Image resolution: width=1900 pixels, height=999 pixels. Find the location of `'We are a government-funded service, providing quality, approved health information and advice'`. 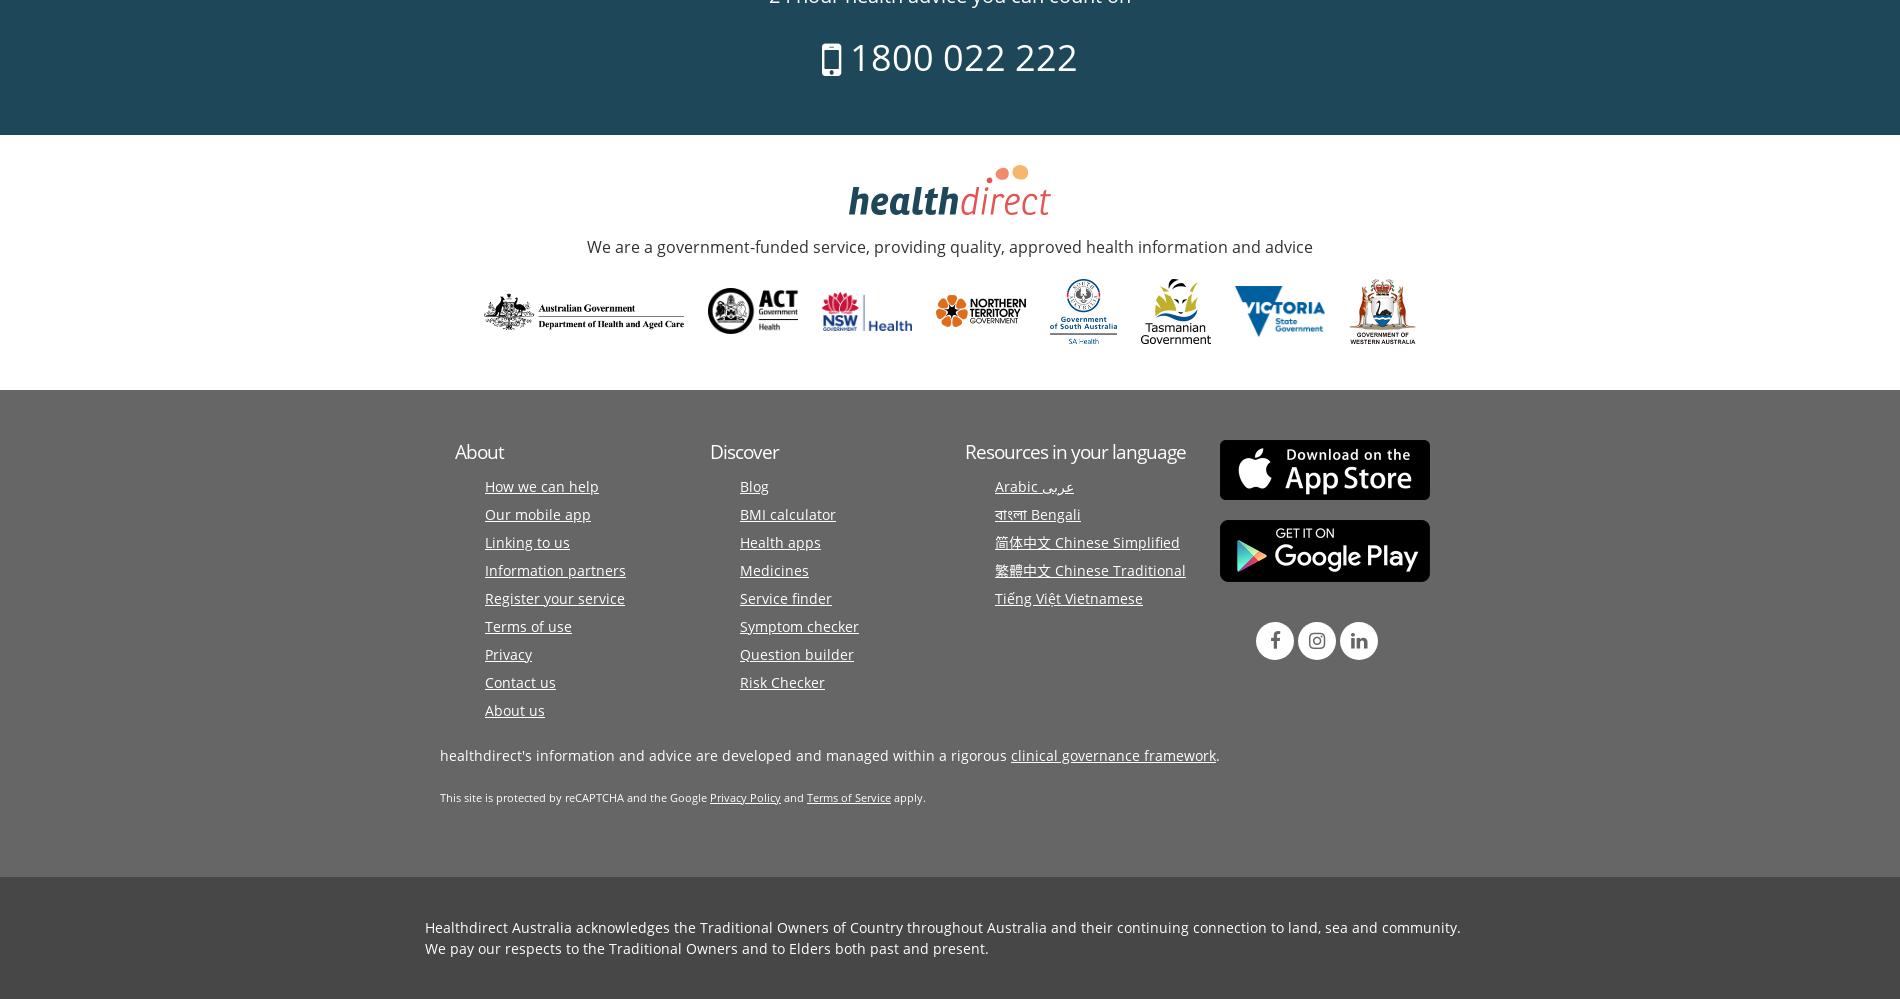

'We are a government-funded service, providing quality, approved health information and advice' is located at coordinates (950, 245).